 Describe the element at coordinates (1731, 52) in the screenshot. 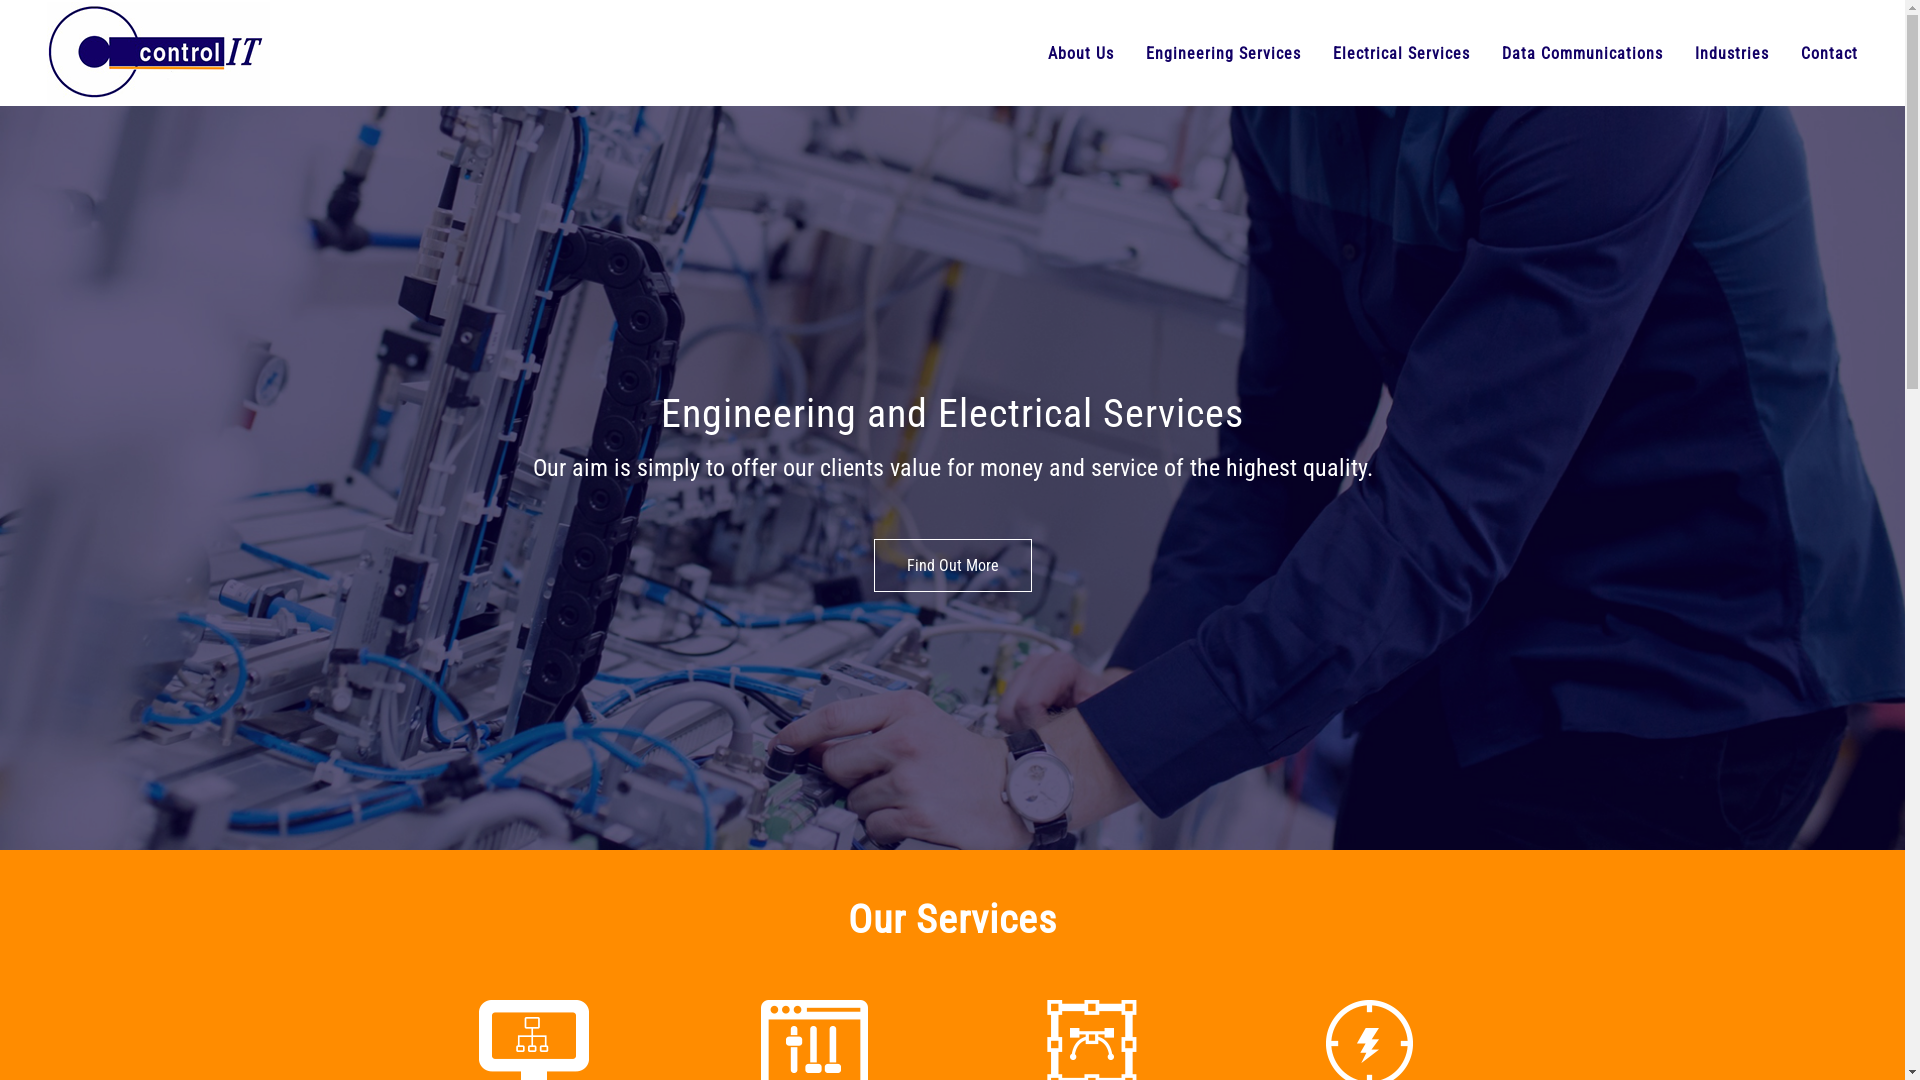

I see `'Industries'` at that location.